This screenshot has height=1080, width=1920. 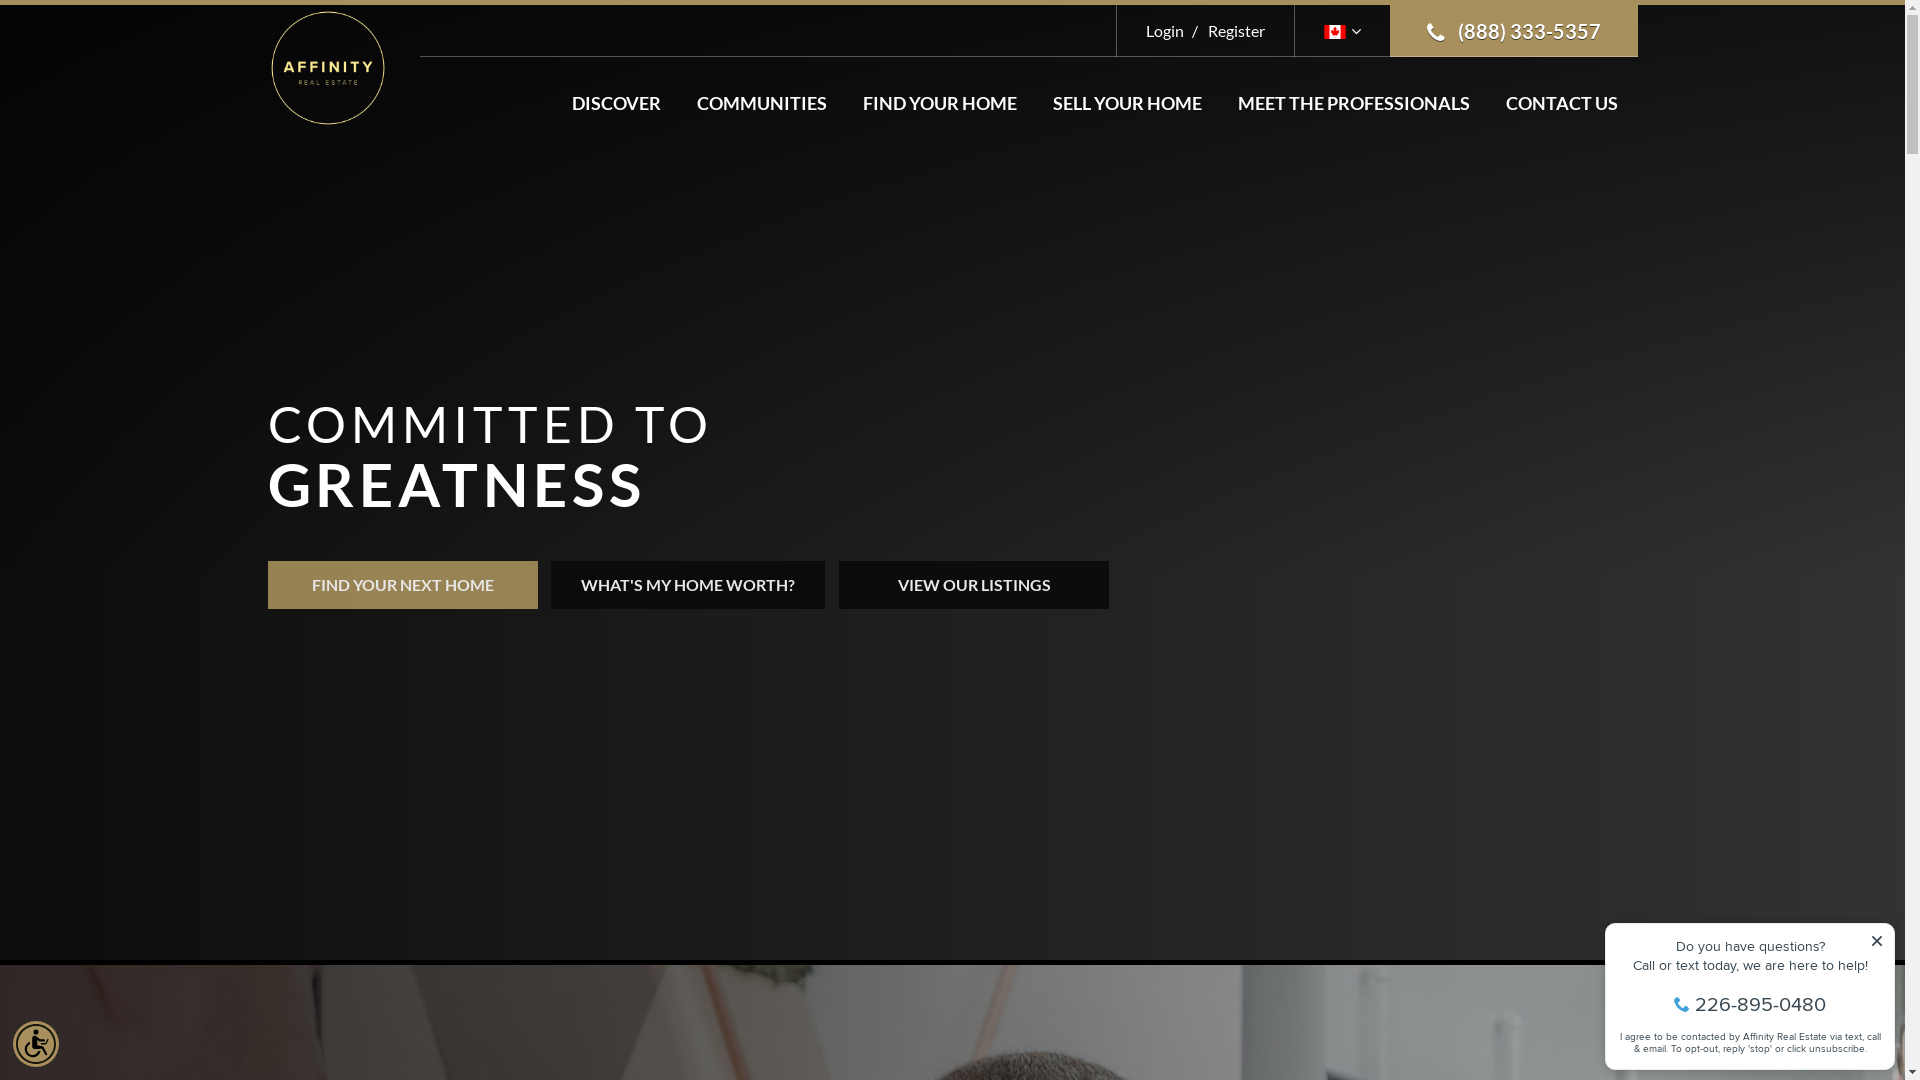 What do you see at coordinates (552, 103) in the screenshot?
I see `'DISCOVER'` at bounding box center [552, 103].